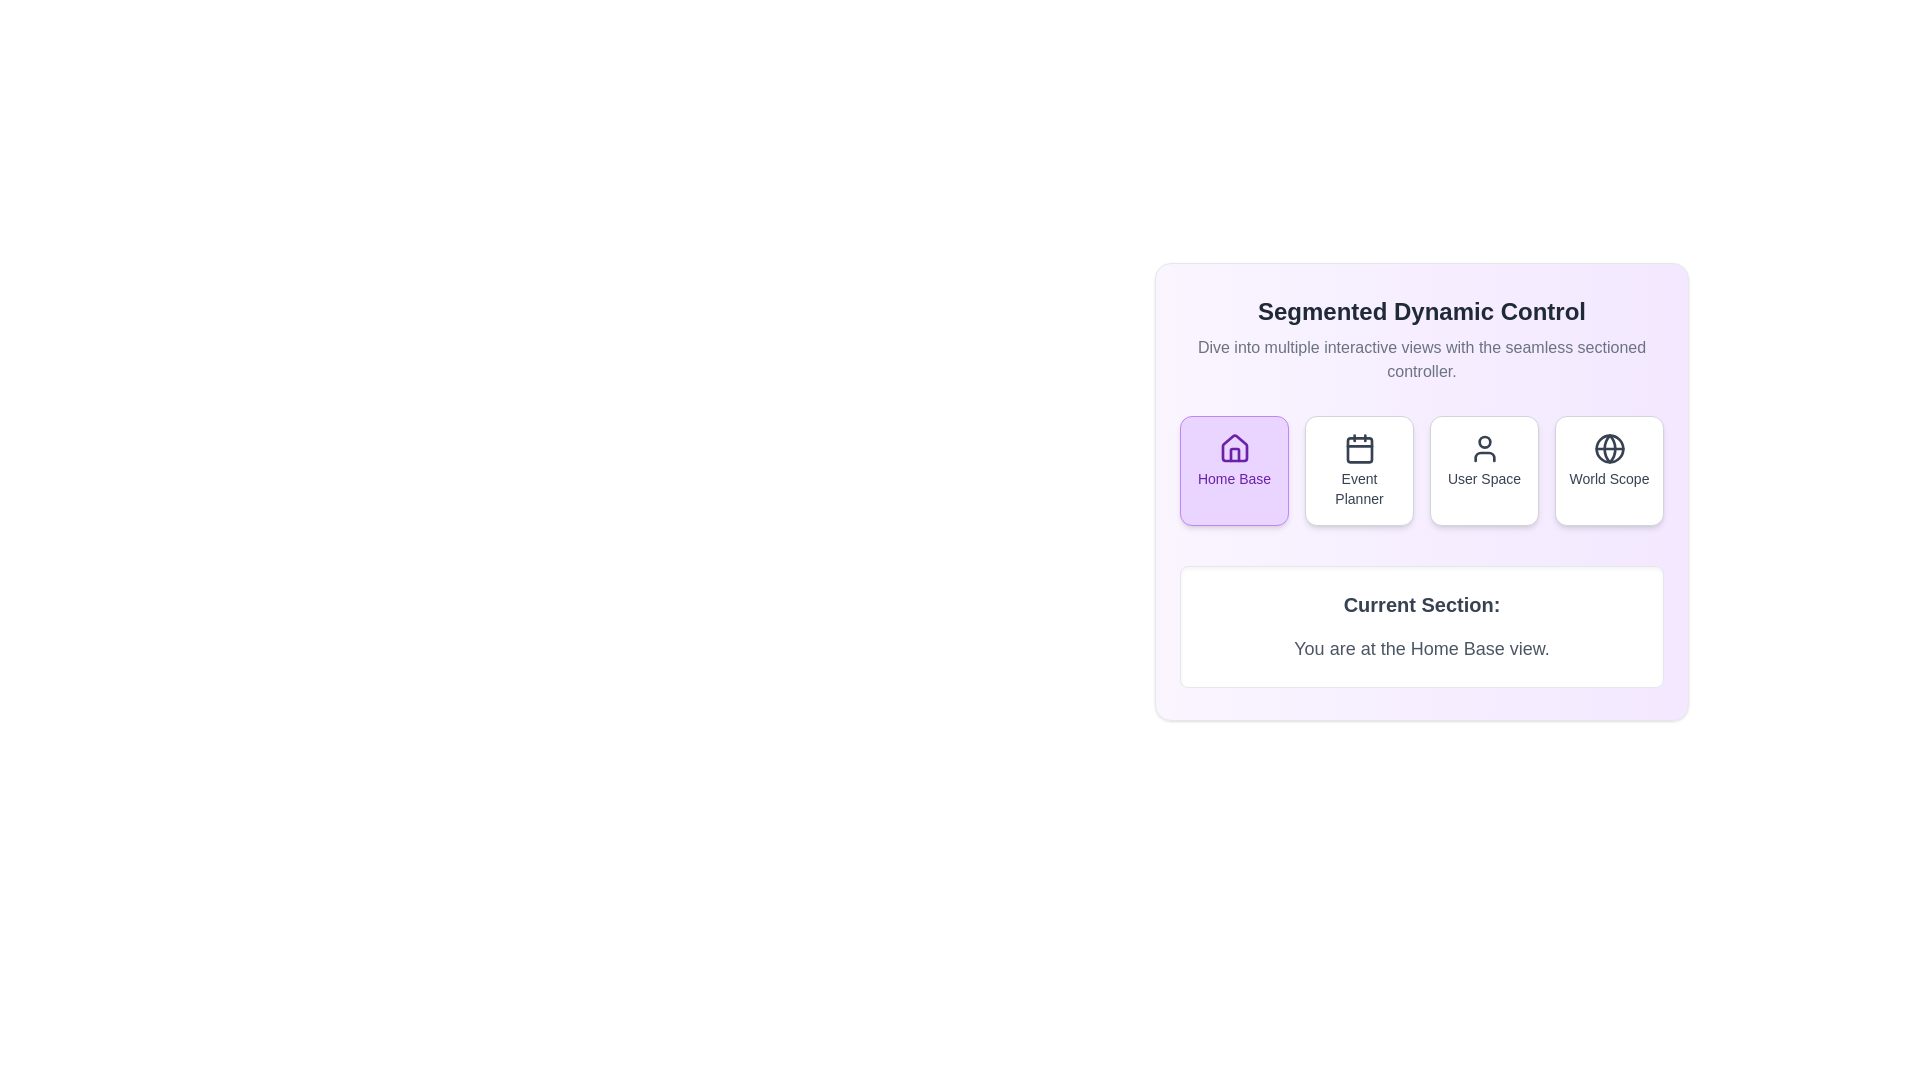 The height and width of the screenshot is (1080, 1920). Describe the element at coordinates (1420, 338) in the screenshot. I see `the TextBlock titled 'Segmented Dynamic Control' which is styled in bold and contains a description about interactive views` at that location.